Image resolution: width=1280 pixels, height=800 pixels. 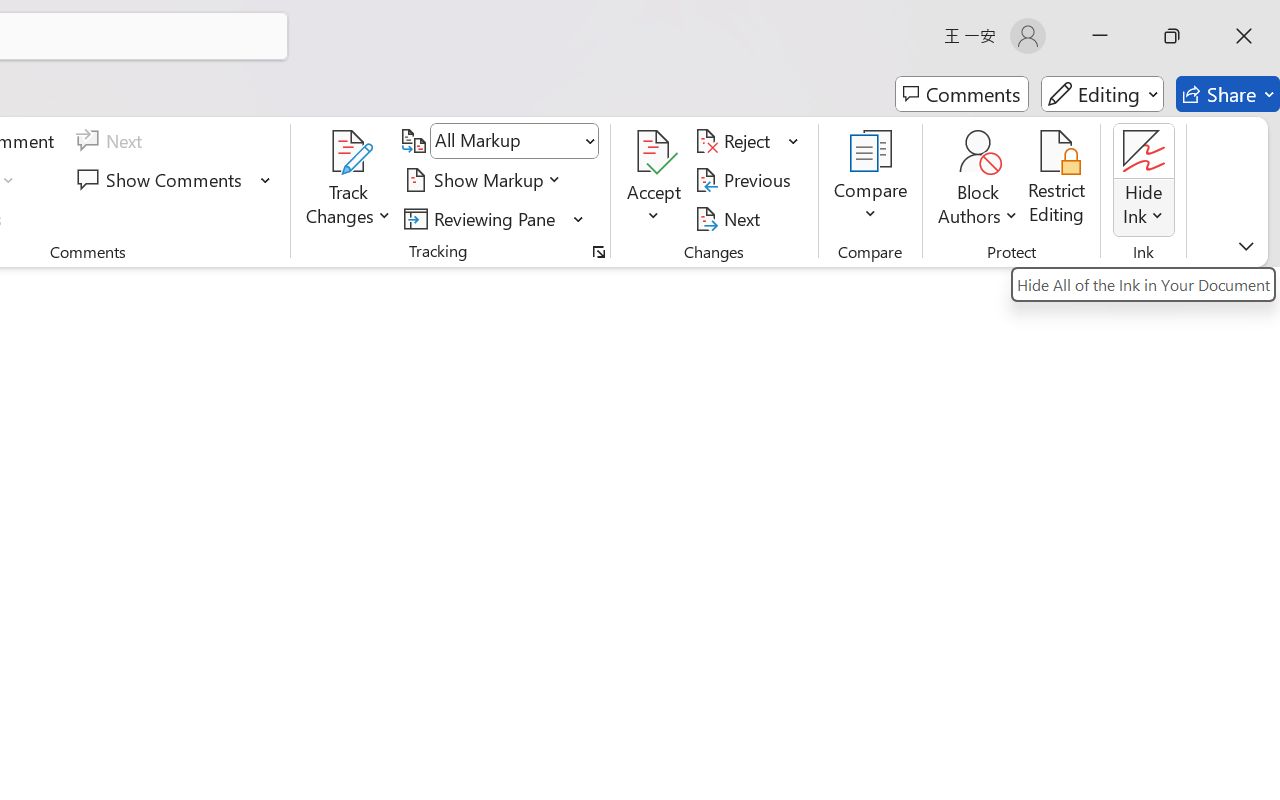 What do you see at coordinates (1099, 35) in the screenshot?
I see `'Minimize'` at bounding box center [1099, 35].